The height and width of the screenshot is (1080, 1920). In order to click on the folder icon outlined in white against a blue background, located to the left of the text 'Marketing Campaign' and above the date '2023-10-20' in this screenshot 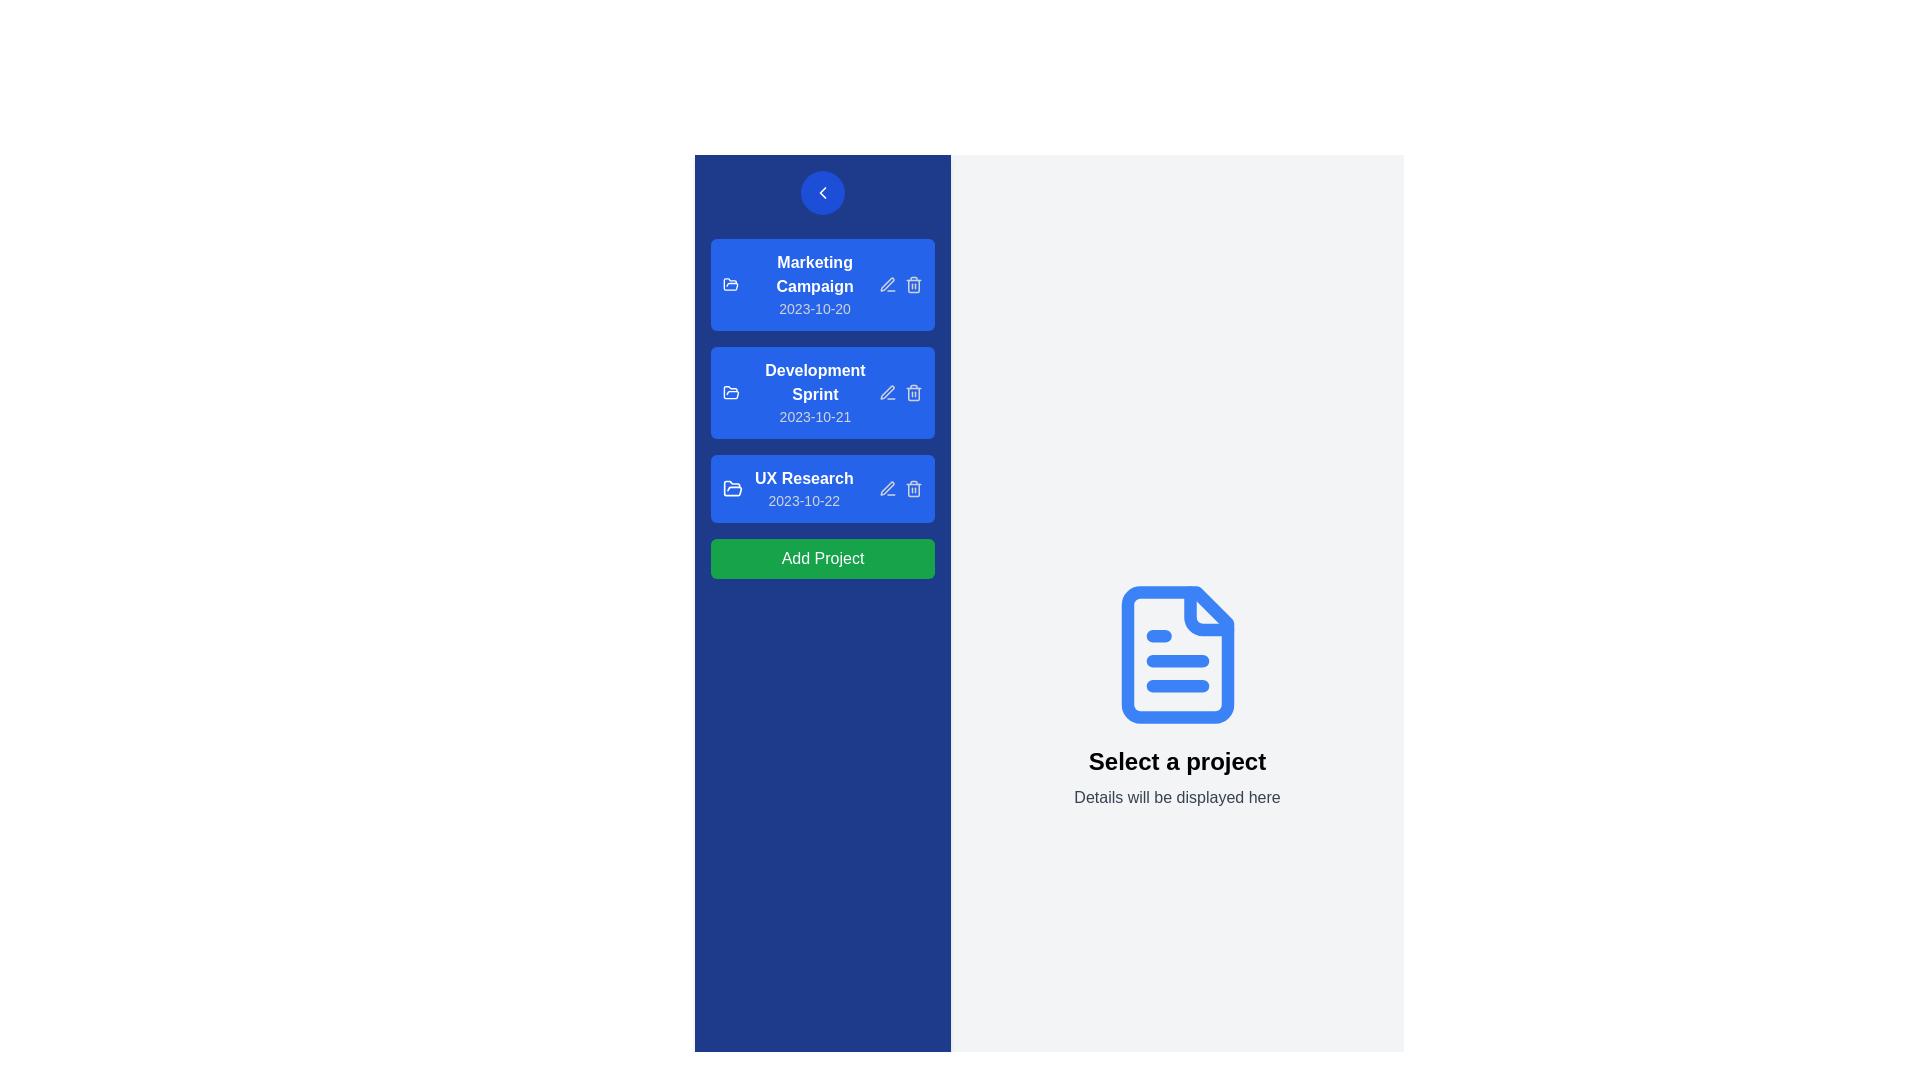, I will do `click(730, 284)`.